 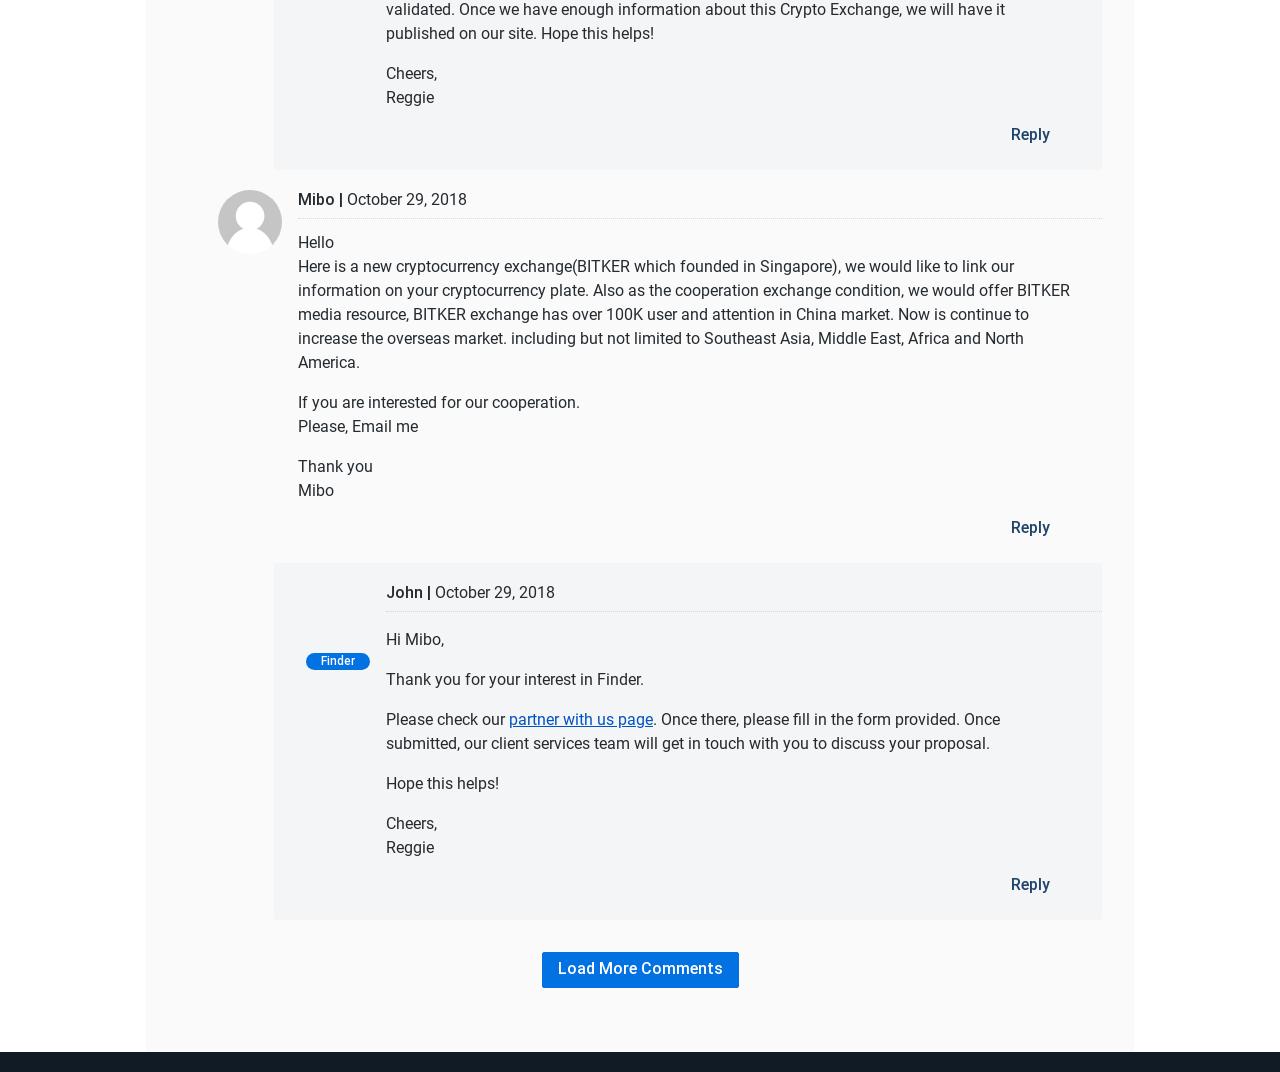 I want to click on 'partner with us page', so click(x=579, y=717).